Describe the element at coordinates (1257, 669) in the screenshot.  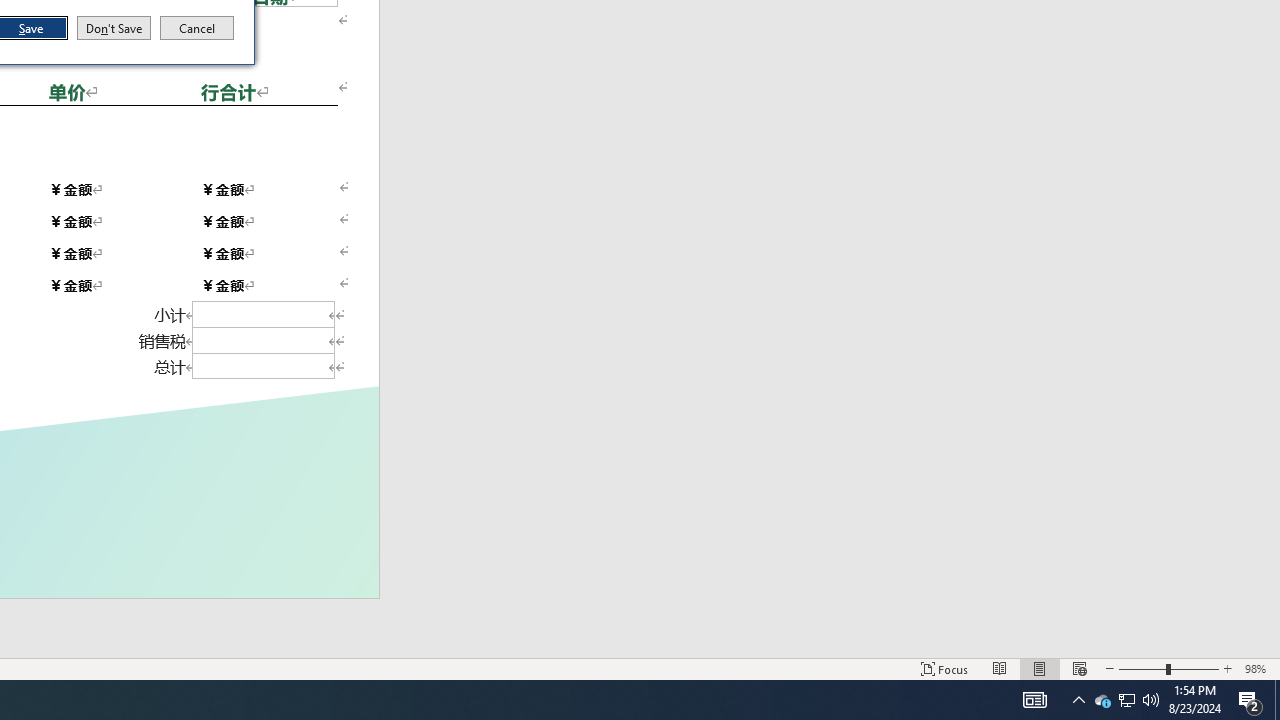
I see `'Zoom 98%'` at that location.